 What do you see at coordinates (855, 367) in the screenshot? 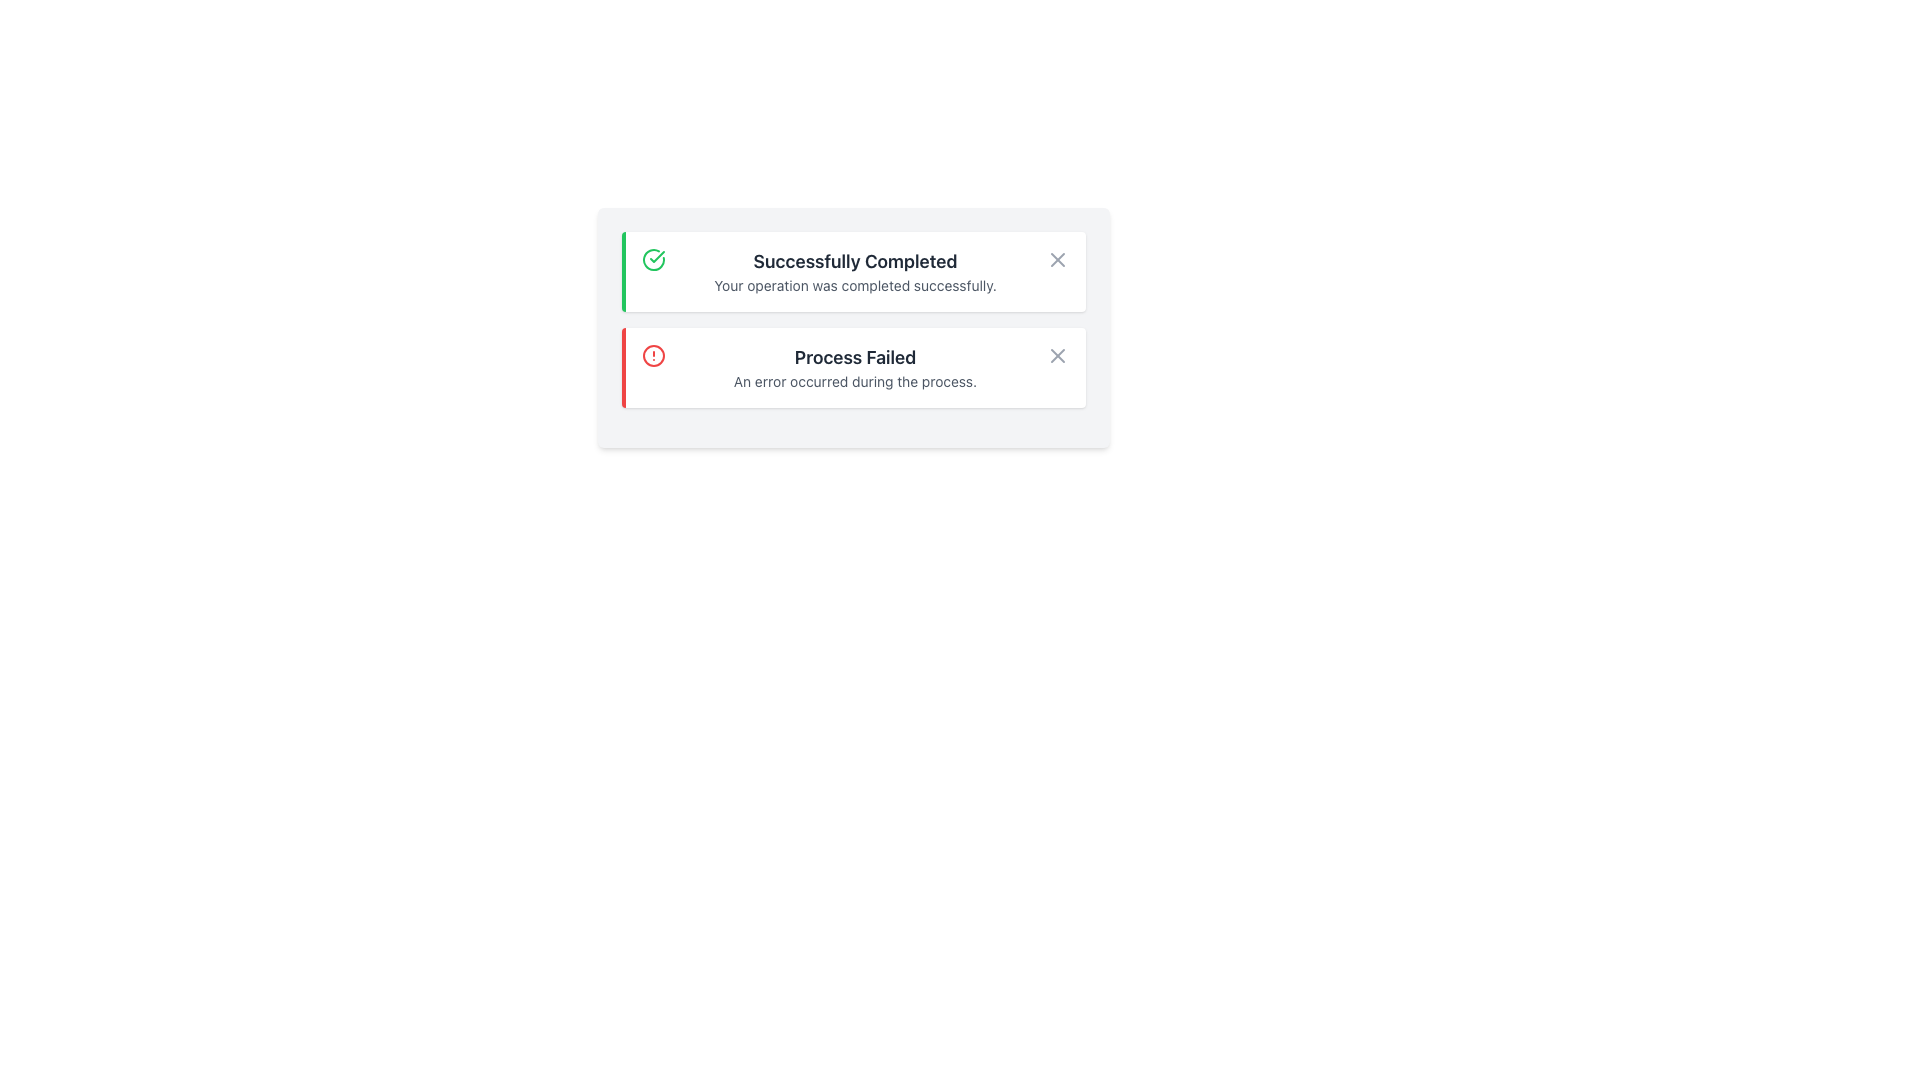
I see `text block displaying 'Process Failed' and 'An error occurred during the process.' for additional context in the surrounding interface` at bounding box center [855, 367].